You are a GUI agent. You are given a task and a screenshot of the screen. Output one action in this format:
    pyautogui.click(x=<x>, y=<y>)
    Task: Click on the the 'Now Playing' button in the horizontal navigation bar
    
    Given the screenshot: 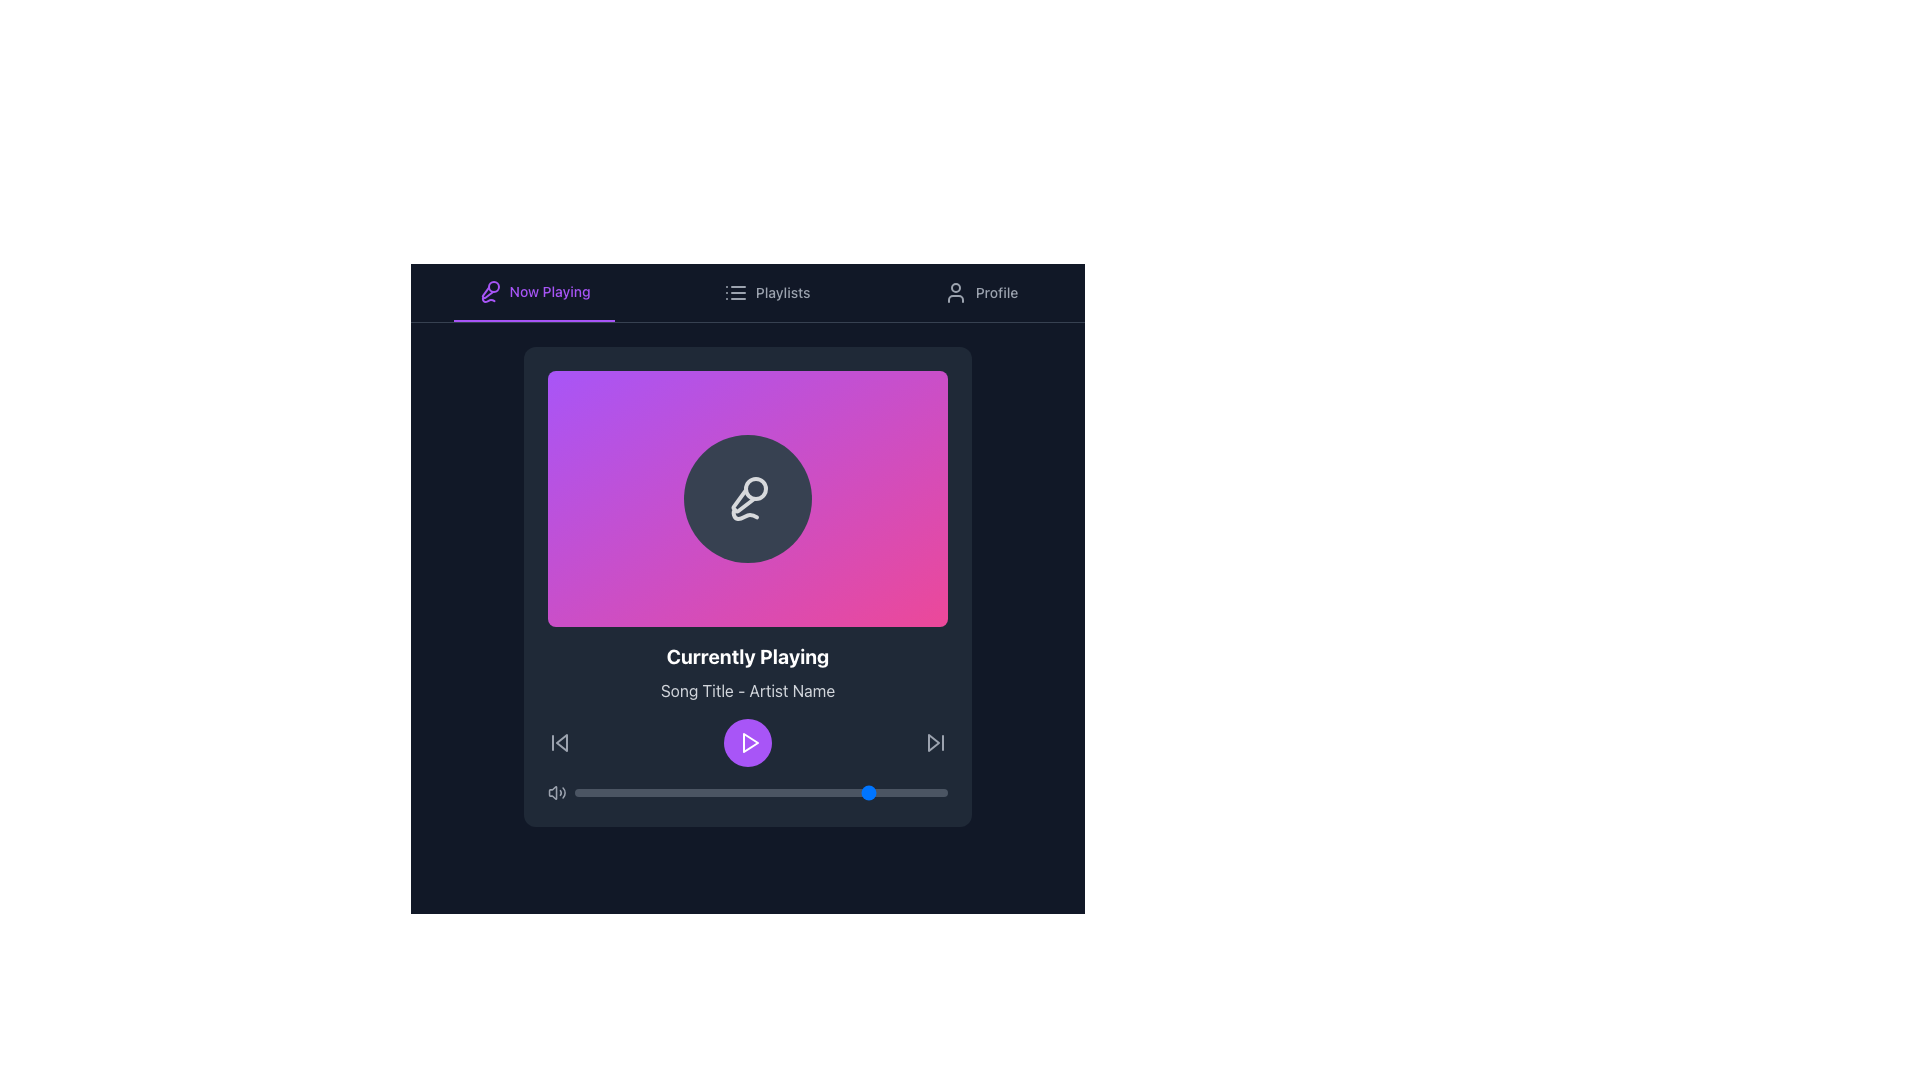 What is the action you would take?
    pyautogui.click(x=534, y=293)
    